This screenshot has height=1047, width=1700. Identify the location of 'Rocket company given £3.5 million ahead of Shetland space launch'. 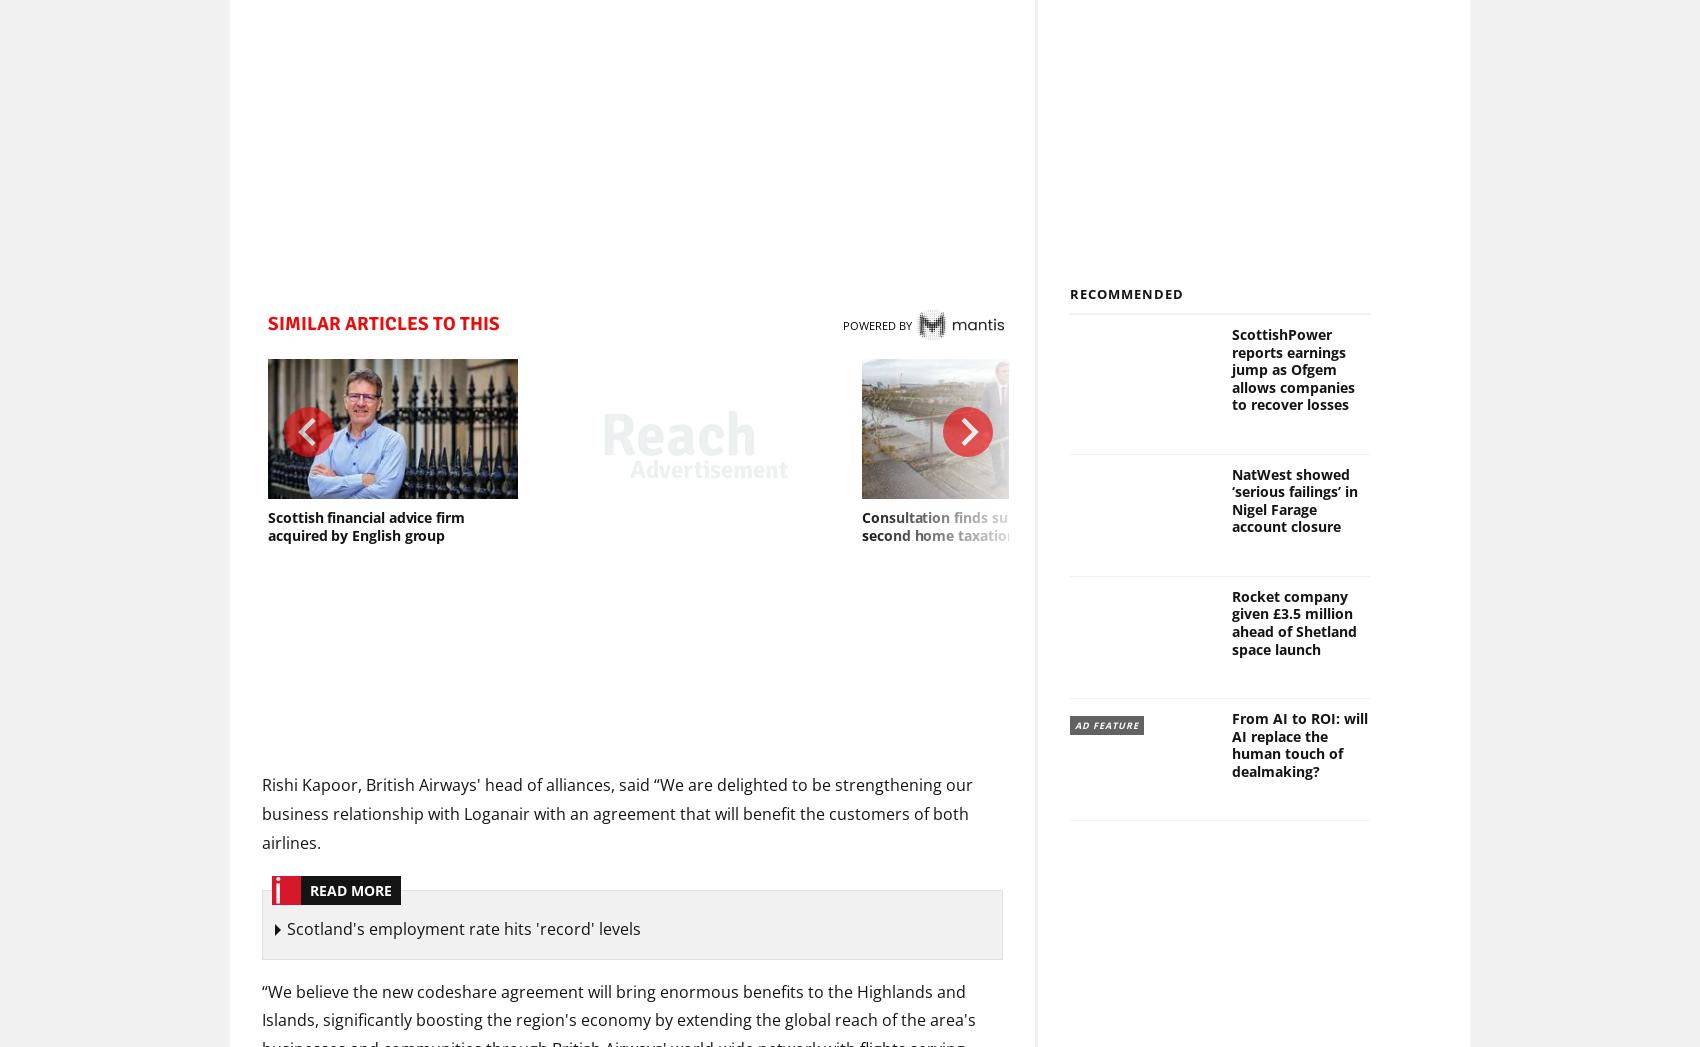
(1293, 622).